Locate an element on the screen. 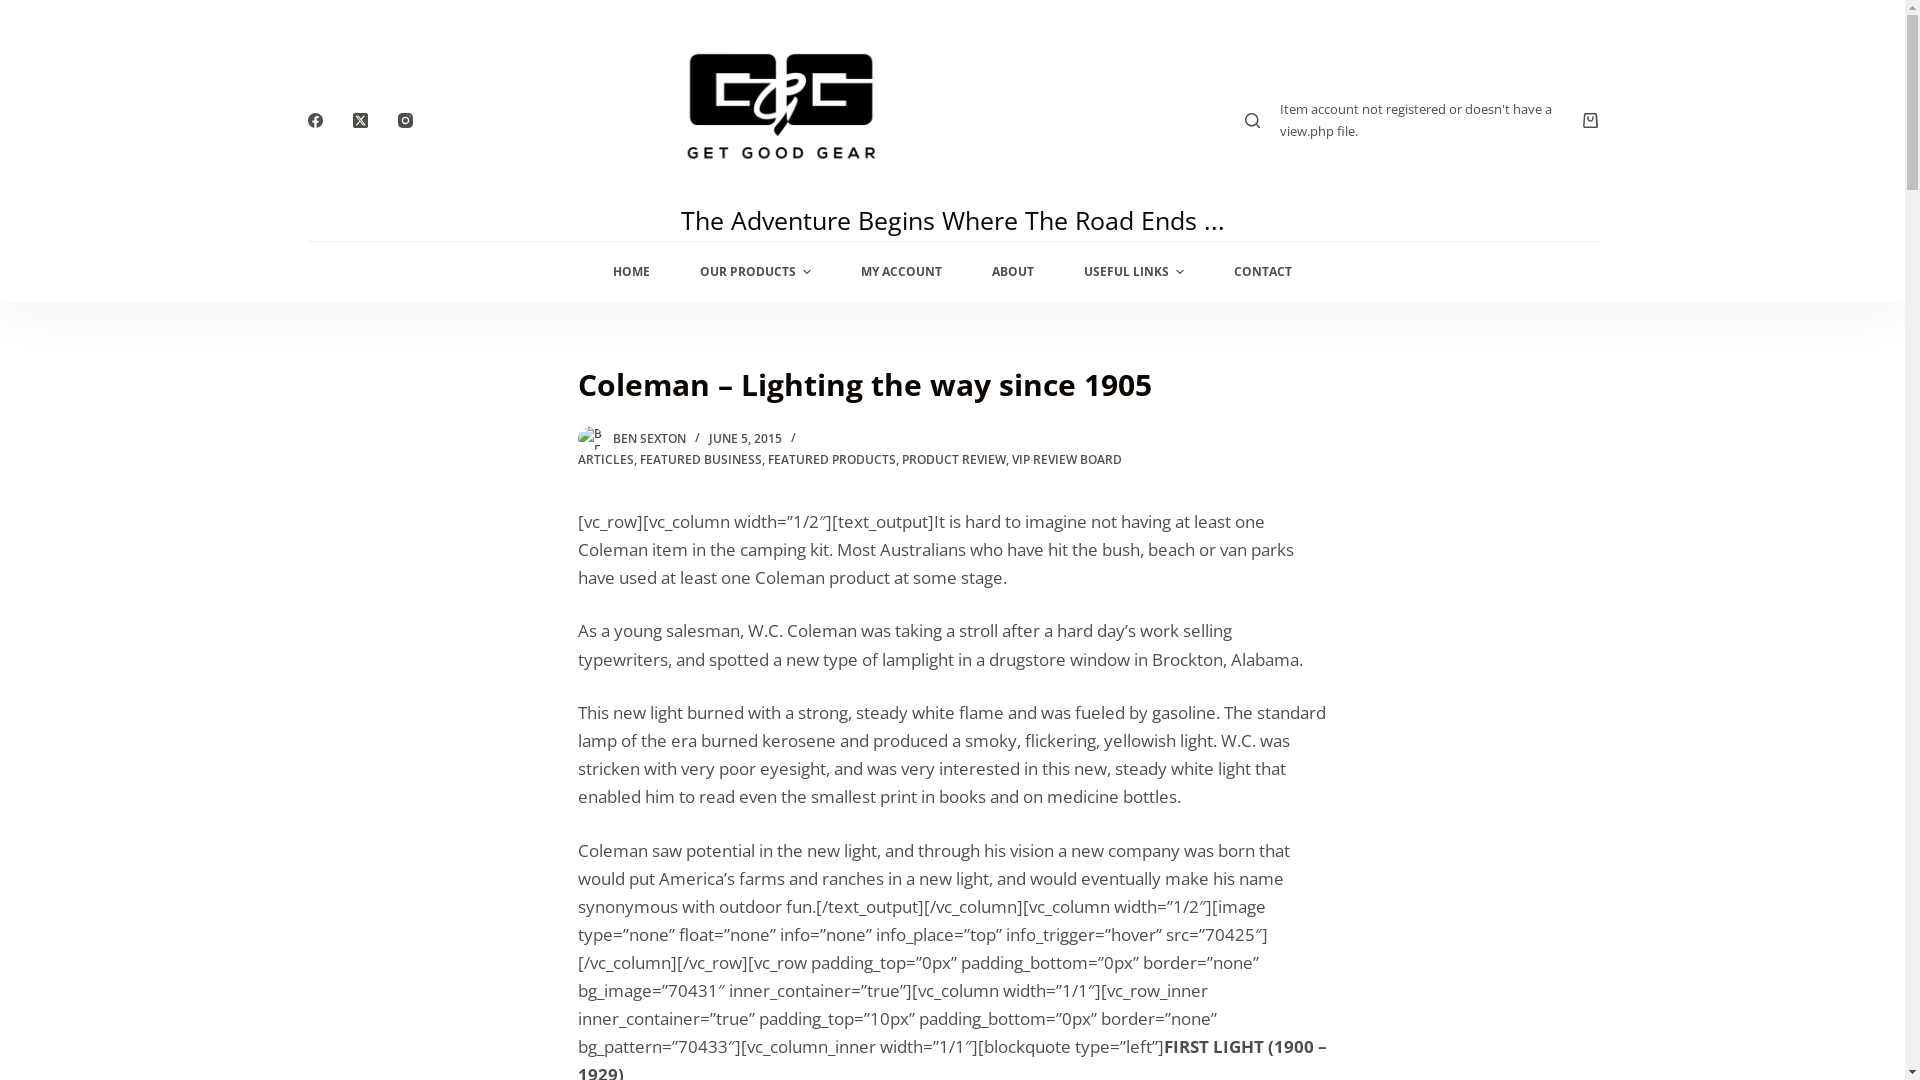 This screenshot has height=1080, width=1920. 'CONTACT' is located at coordinates (1208, 272).